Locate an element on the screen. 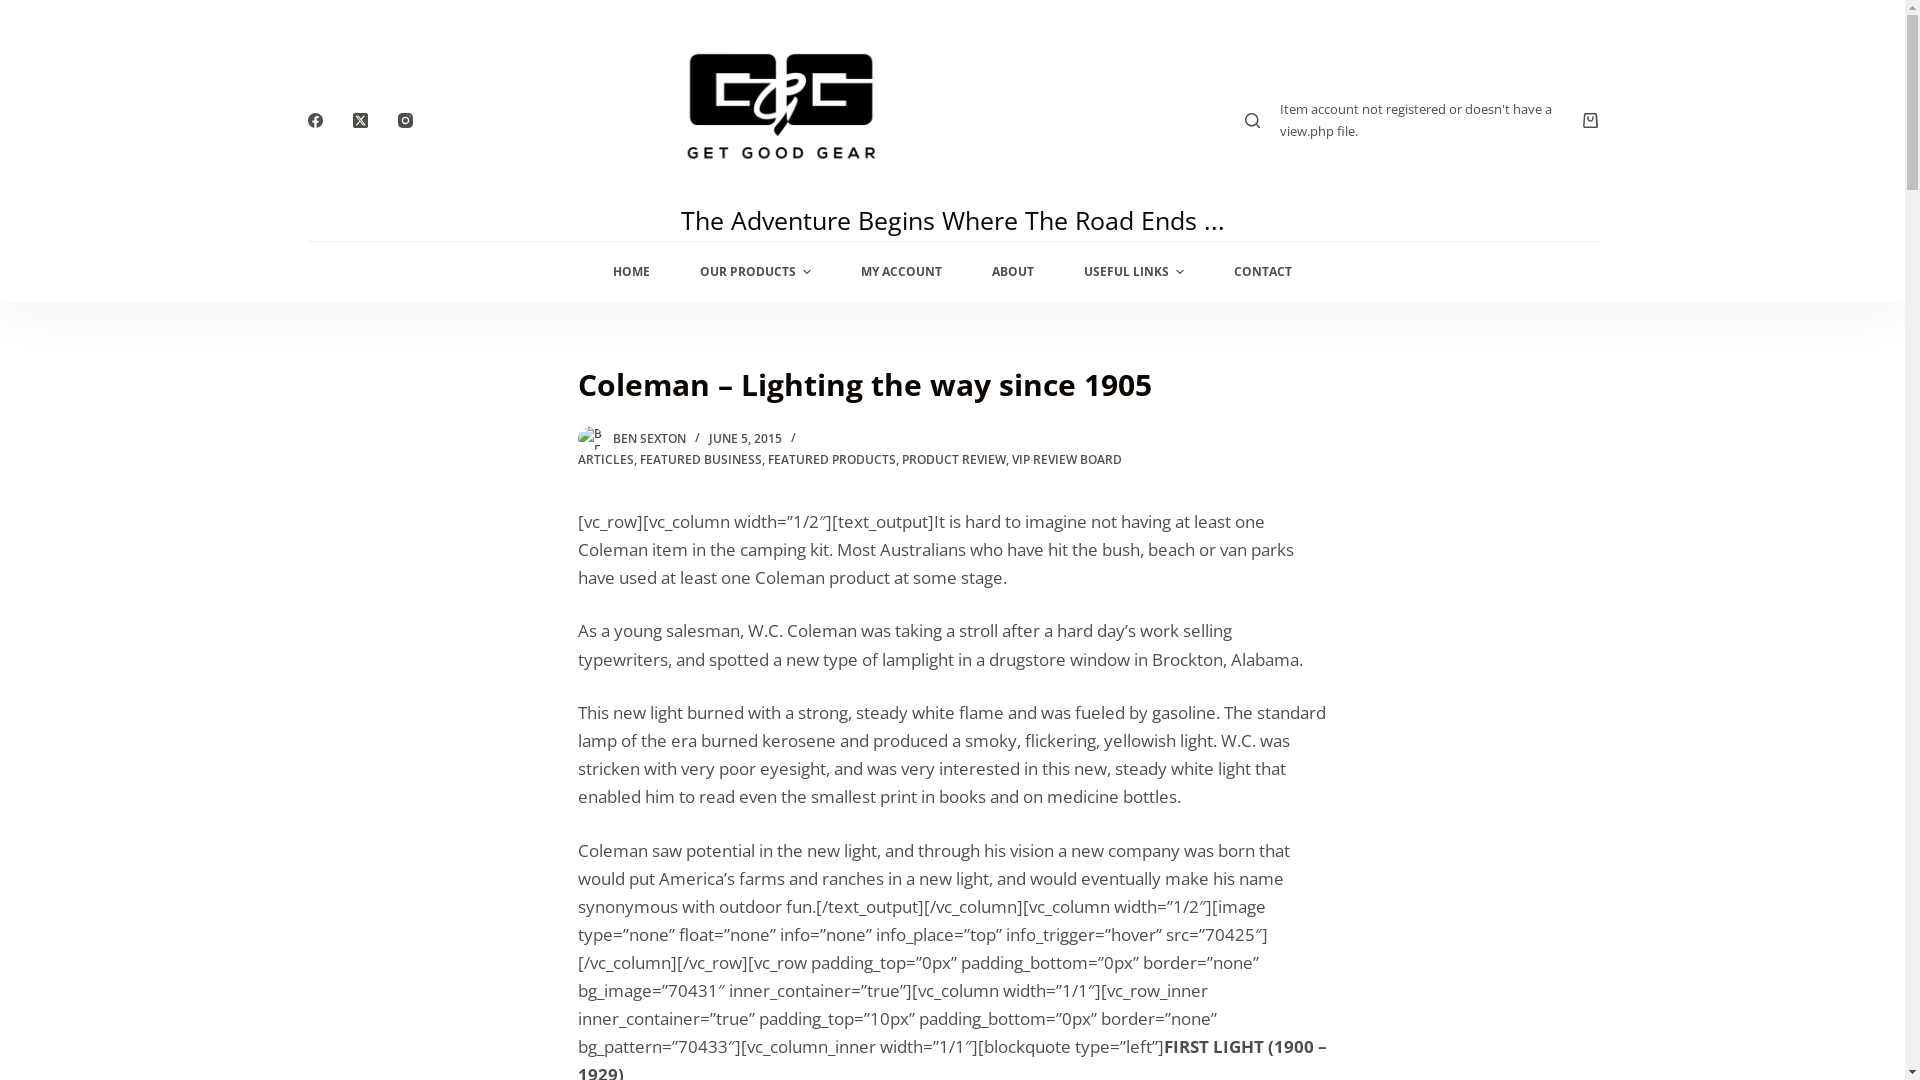 This screenshot has height=1080, width=1920. 'CONTACT' is located at coordinates (1208, 272).